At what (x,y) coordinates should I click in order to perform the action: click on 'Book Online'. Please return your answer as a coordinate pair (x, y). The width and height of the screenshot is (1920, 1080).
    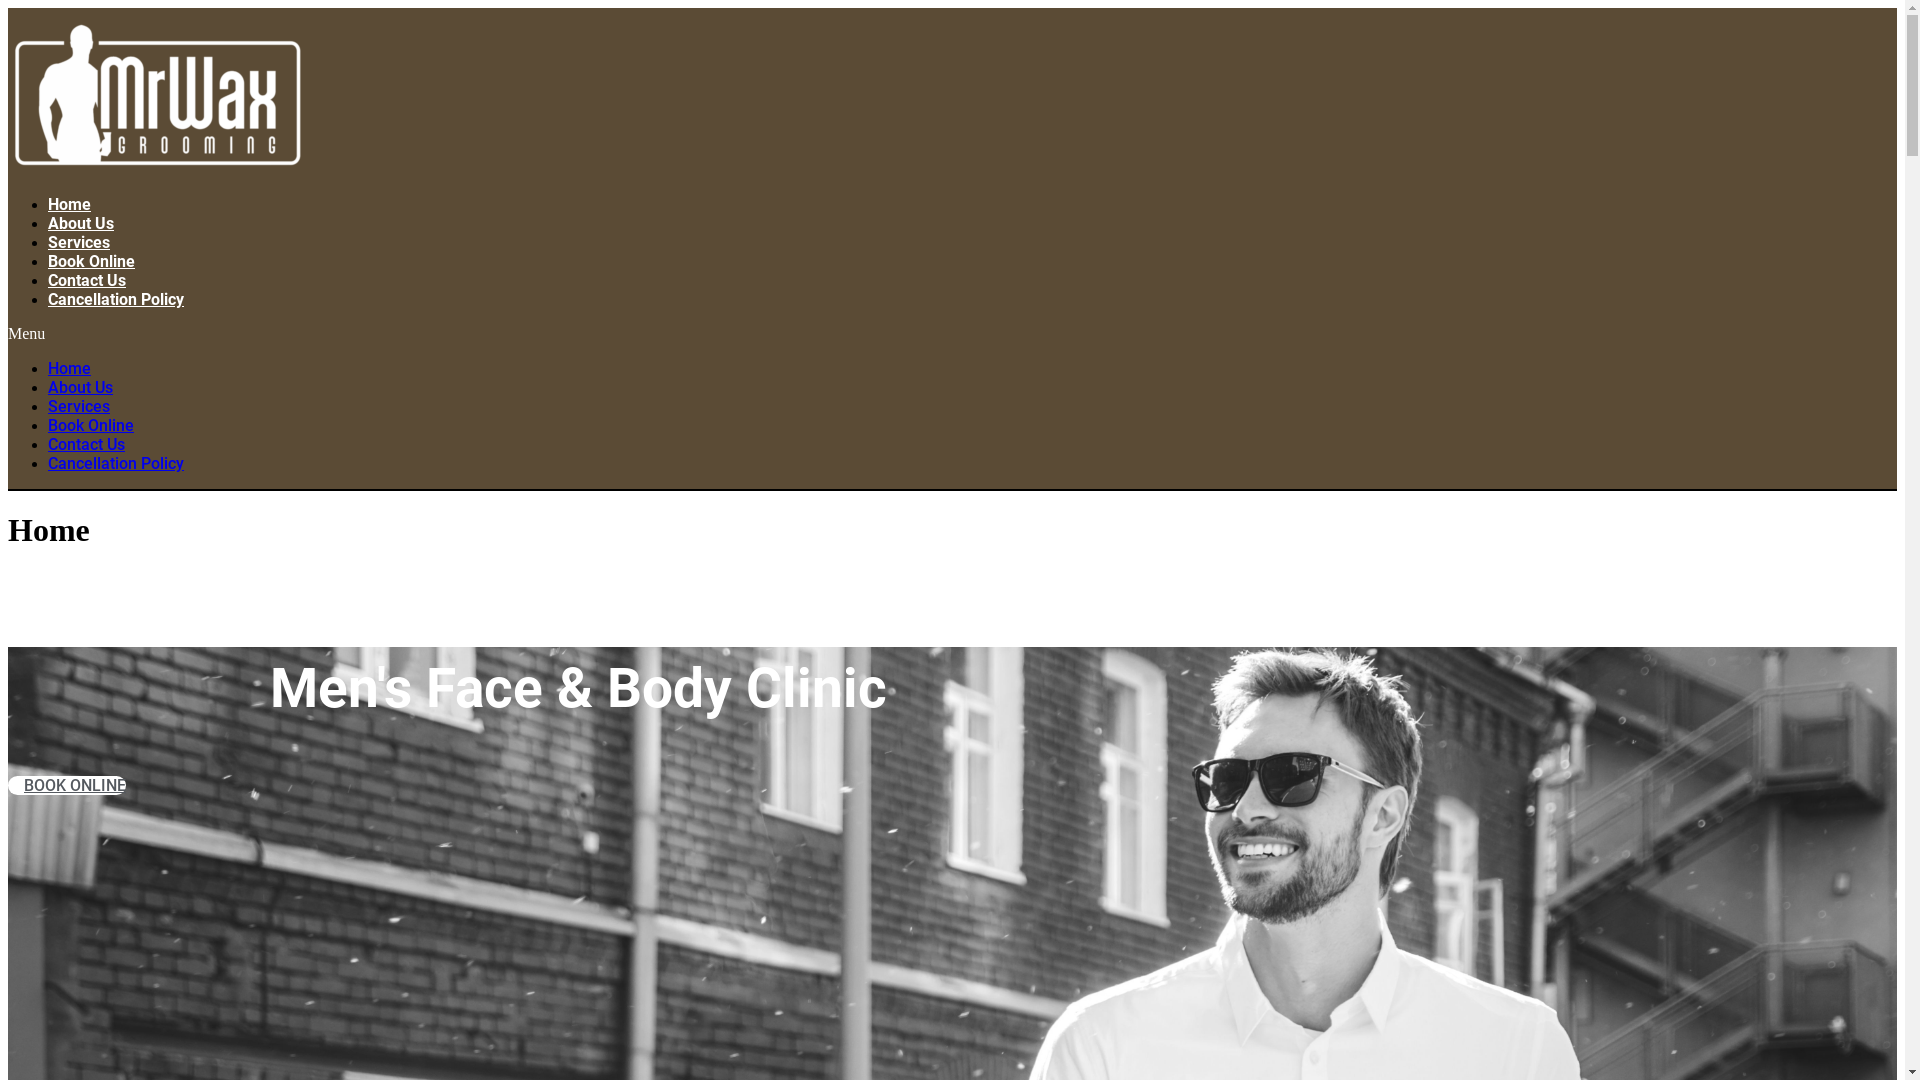
    Looking at the image, I should click on (90, 424).